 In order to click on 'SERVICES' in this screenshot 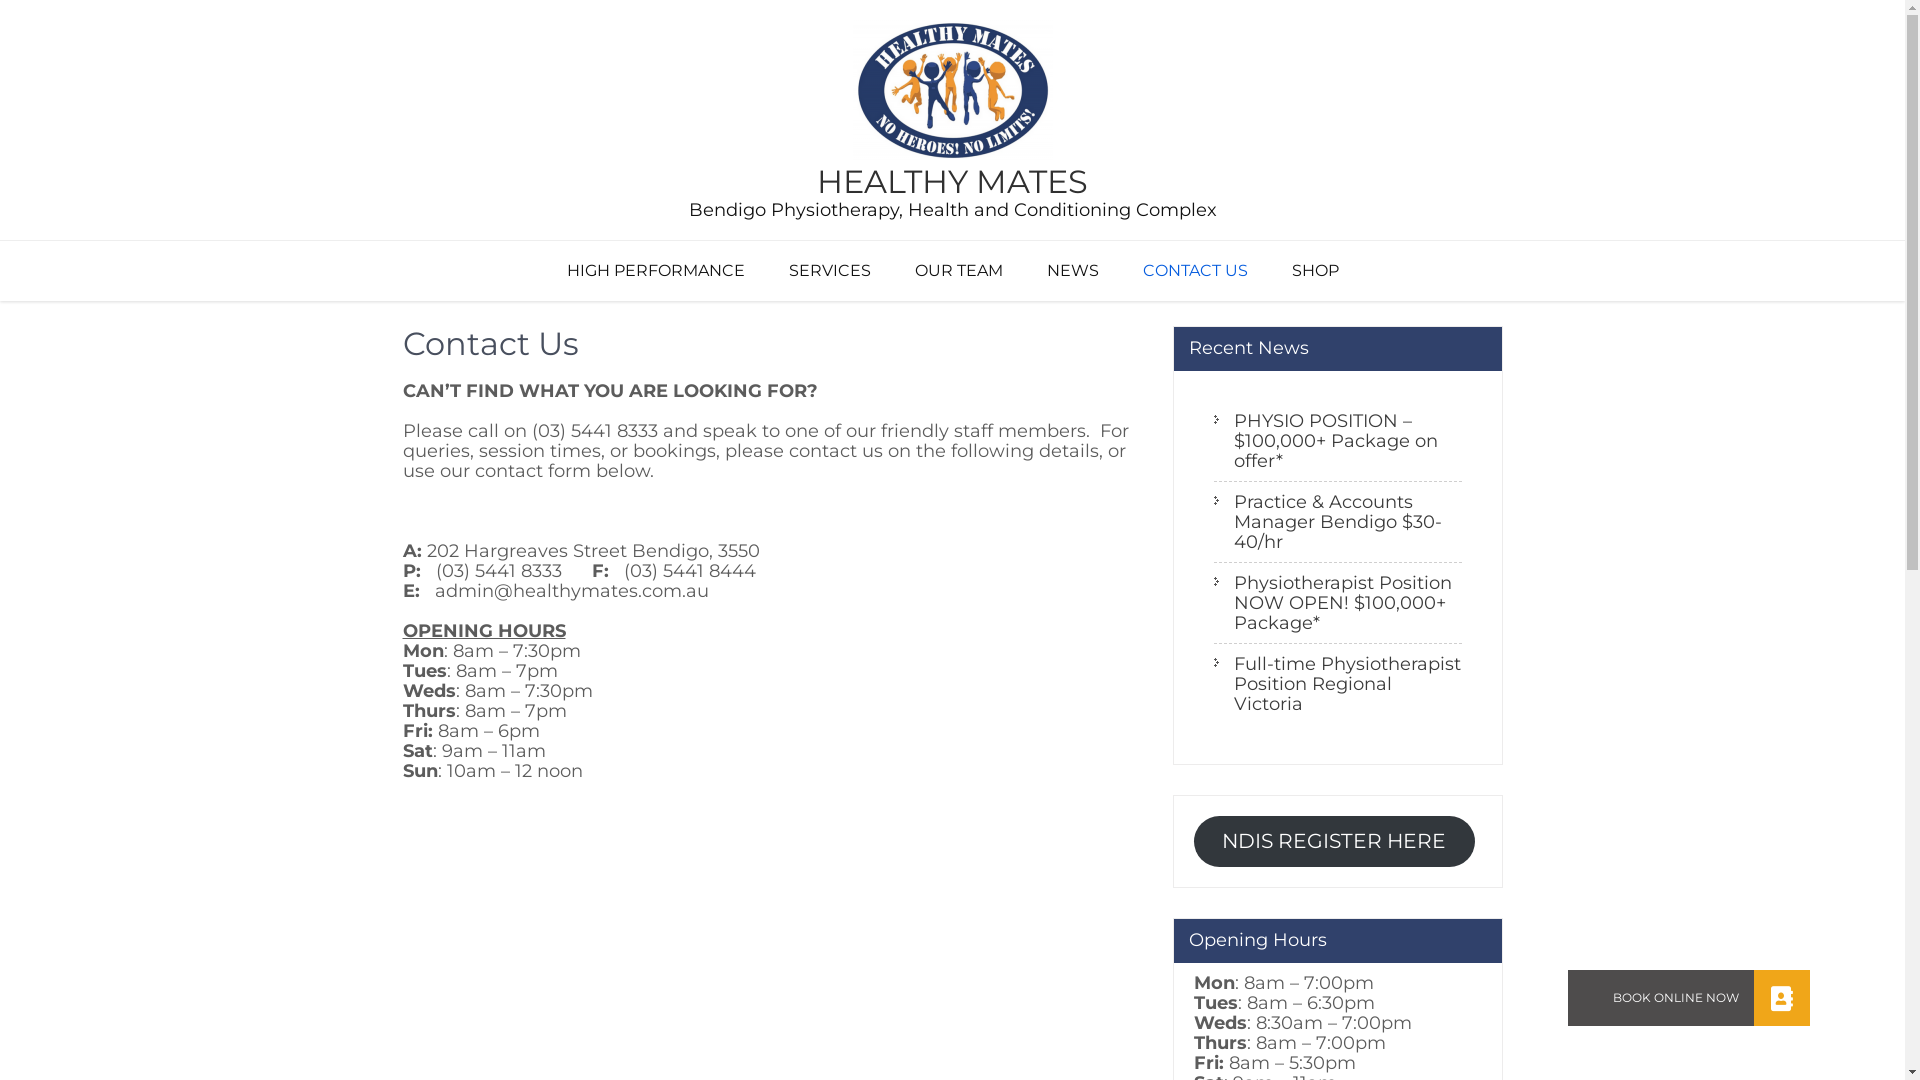, I will do `click(829, 270)`.